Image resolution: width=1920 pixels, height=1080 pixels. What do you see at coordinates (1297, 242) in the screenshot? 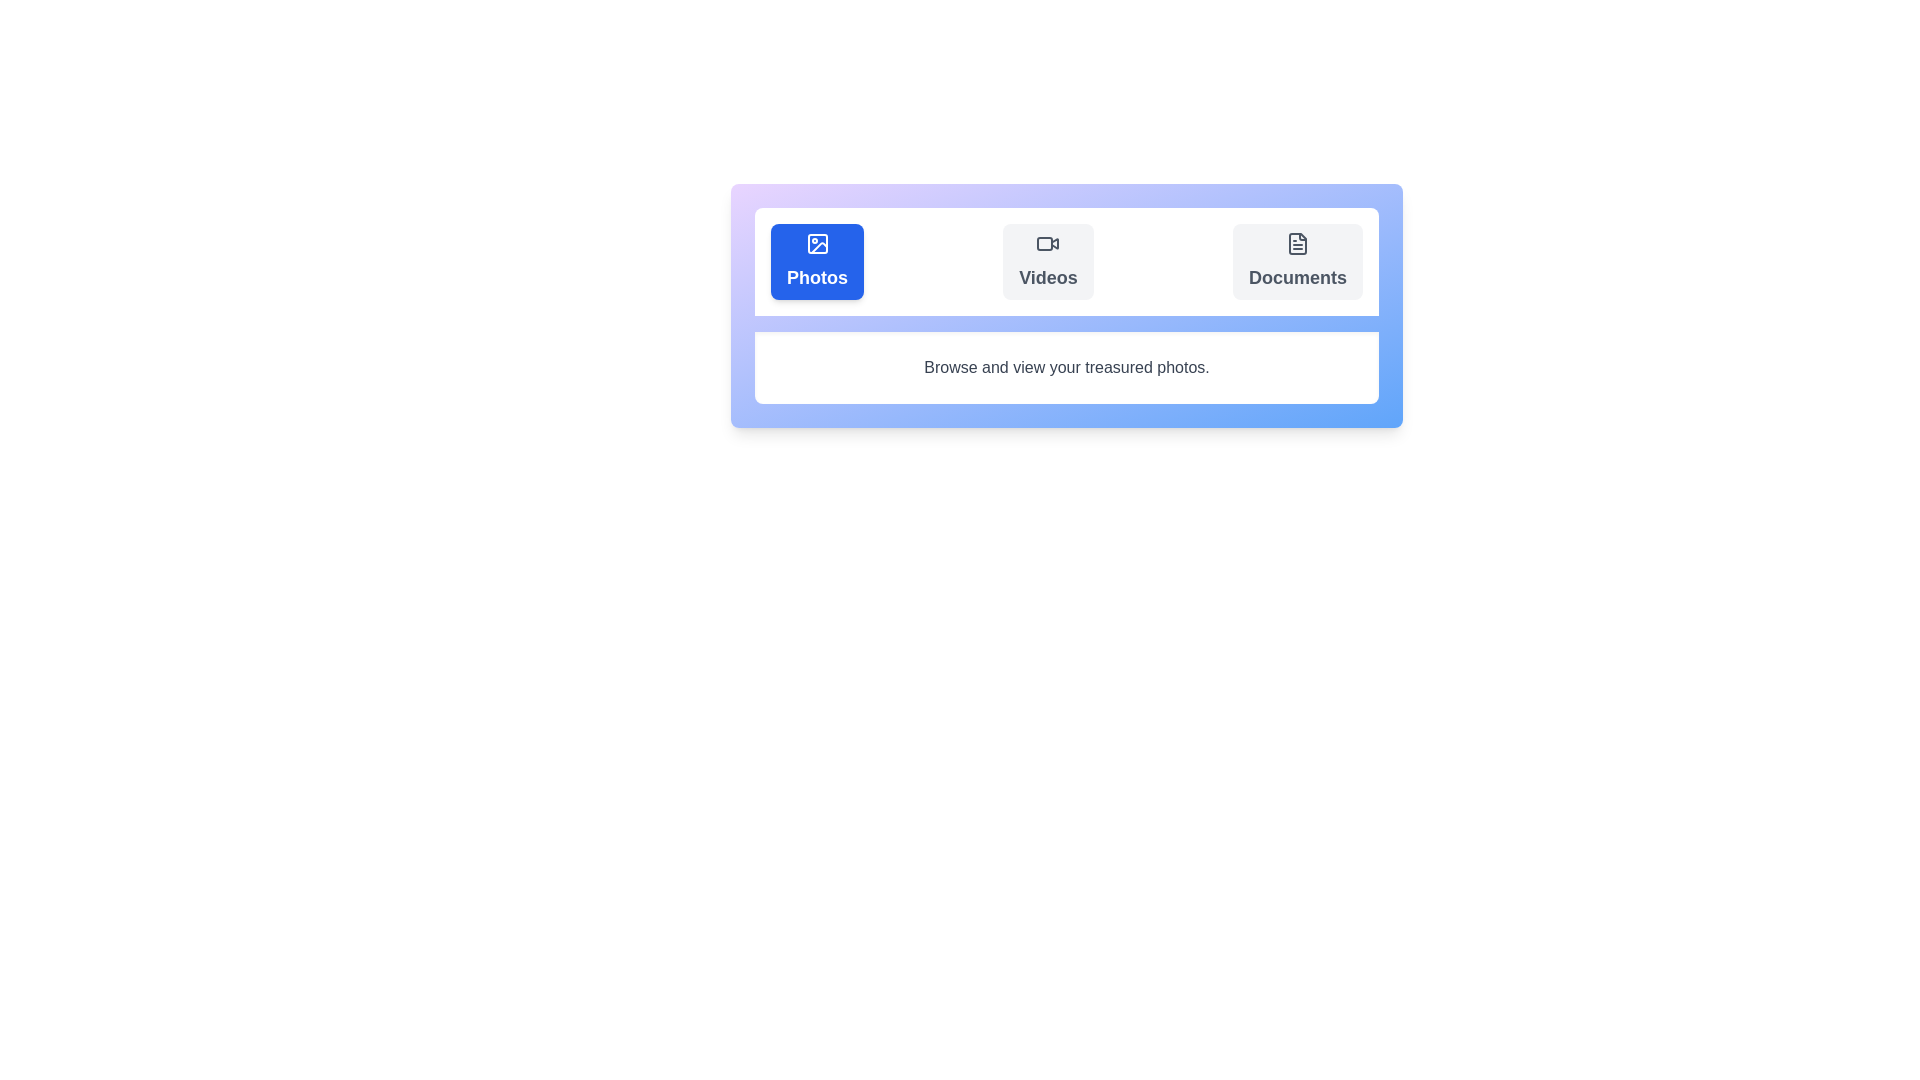
I see `the document icon located at the top of the 'Documents' section, which is the third option from the left in the horizontally aligned menu bar` at bounding box center [1297, 242].